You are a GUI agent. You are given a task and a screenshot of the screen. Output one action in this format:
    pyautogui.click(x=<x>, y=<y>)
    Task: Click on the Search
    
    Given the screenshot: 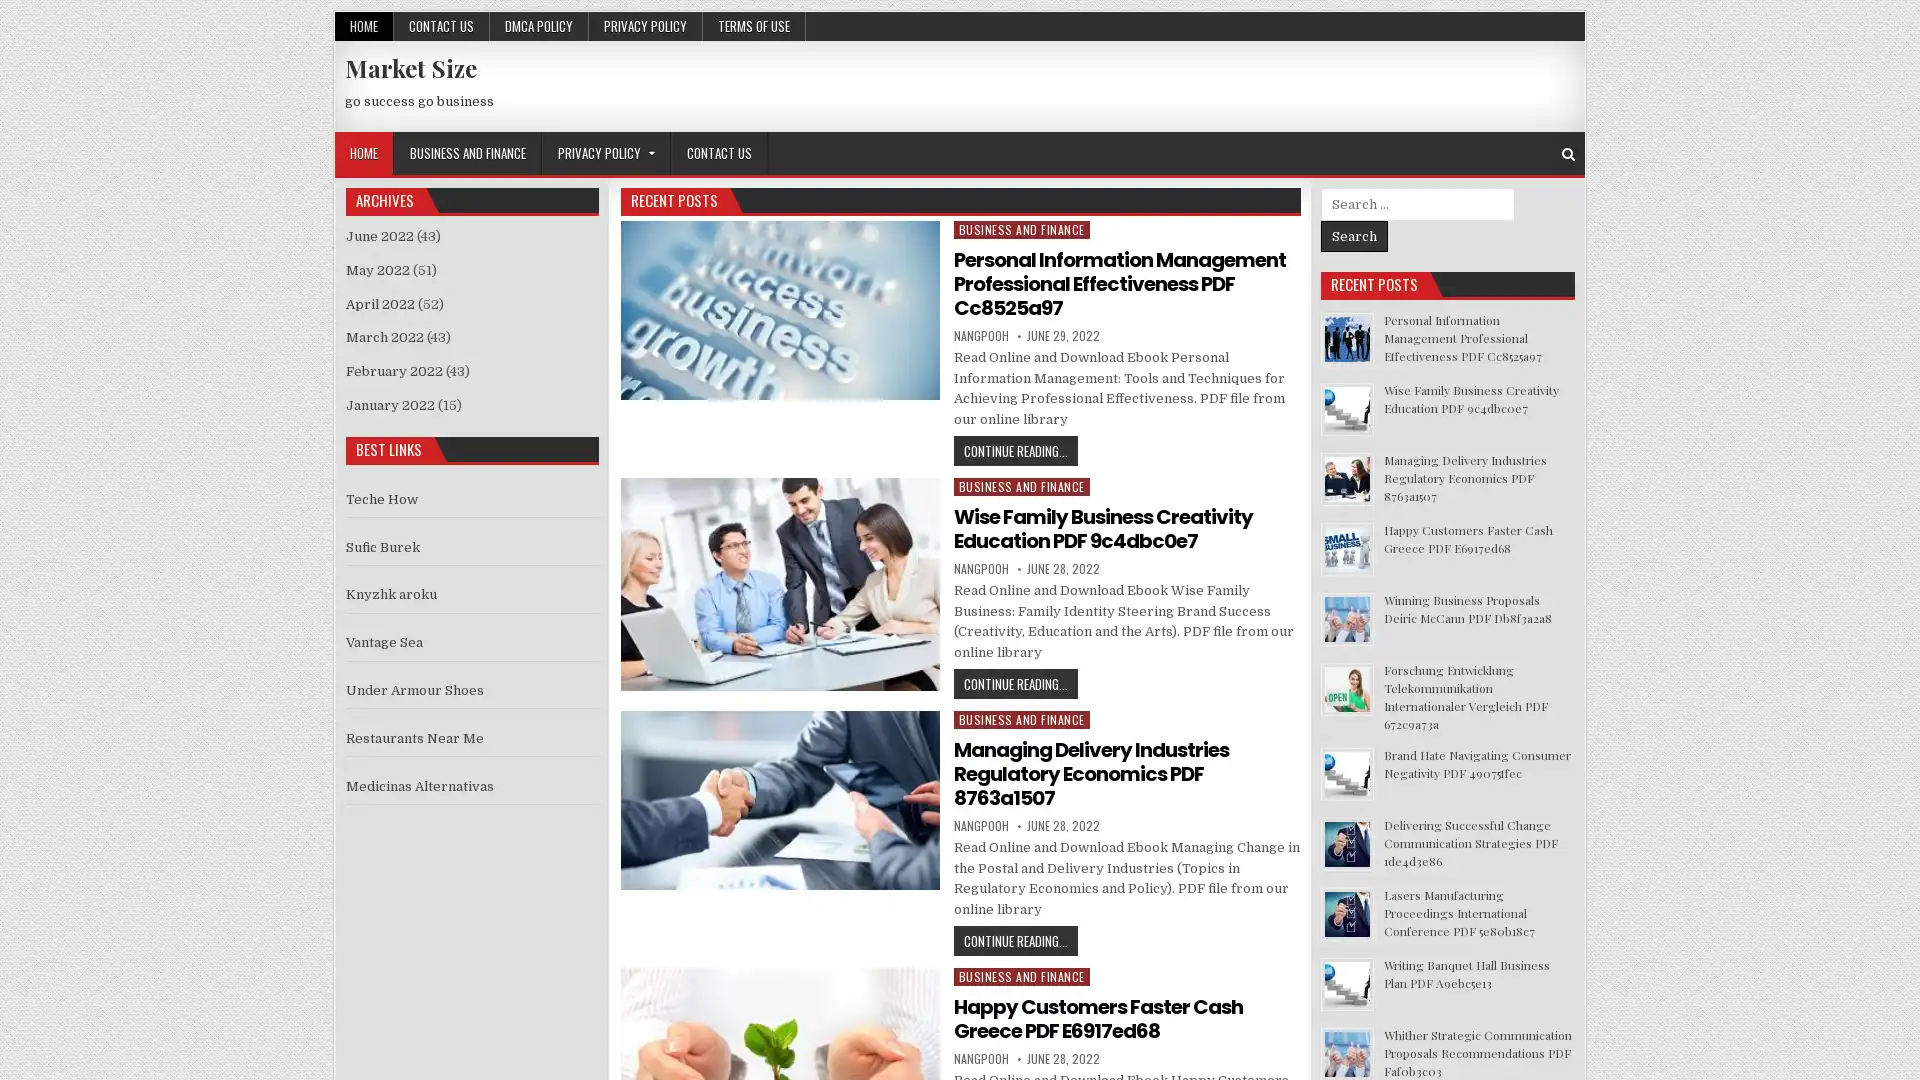 What is the action you would take?
    pyautogui.click(x=1354, y=235)
    